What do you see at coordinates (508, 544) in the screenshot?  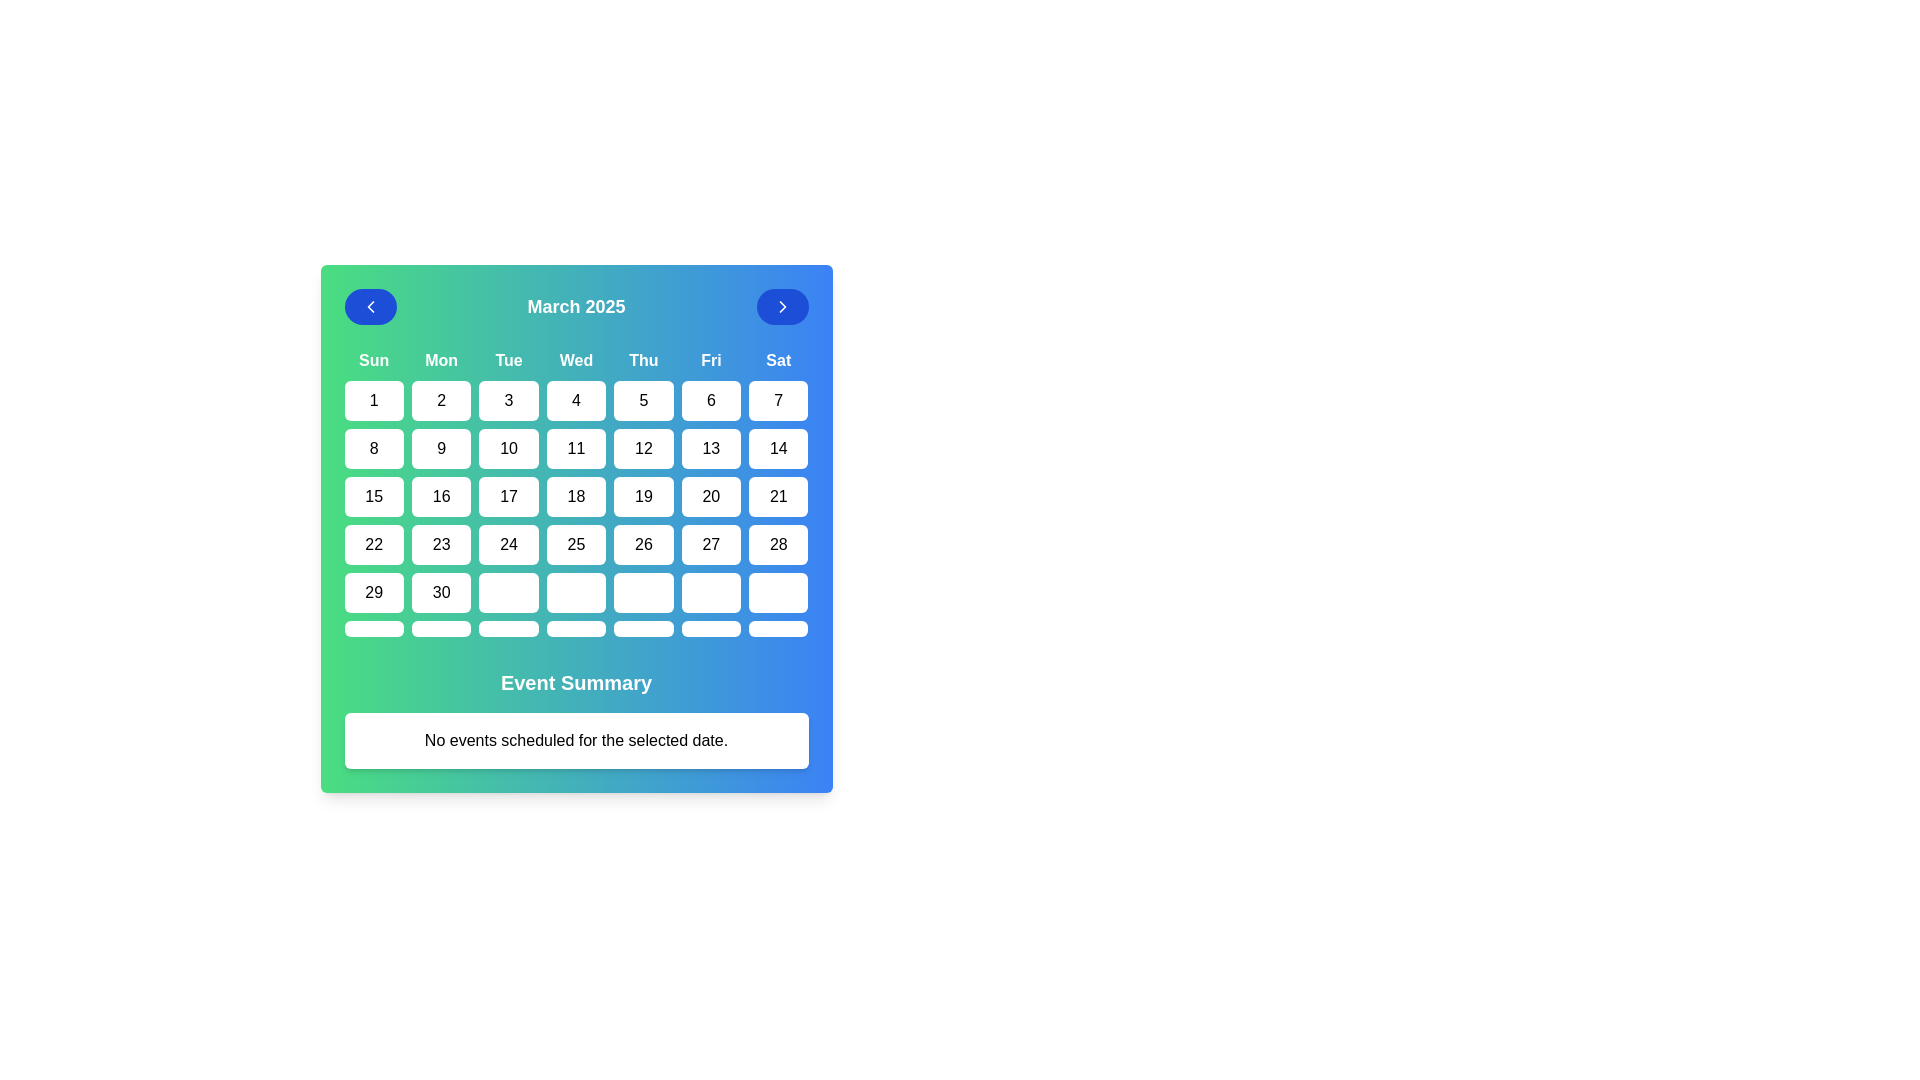 I see `the calendar date cell displaying '24', which has a white background and black centered text, located in the calendar grid as the fourth cell of the last week of March 2025` at bounding box center [508, 544].